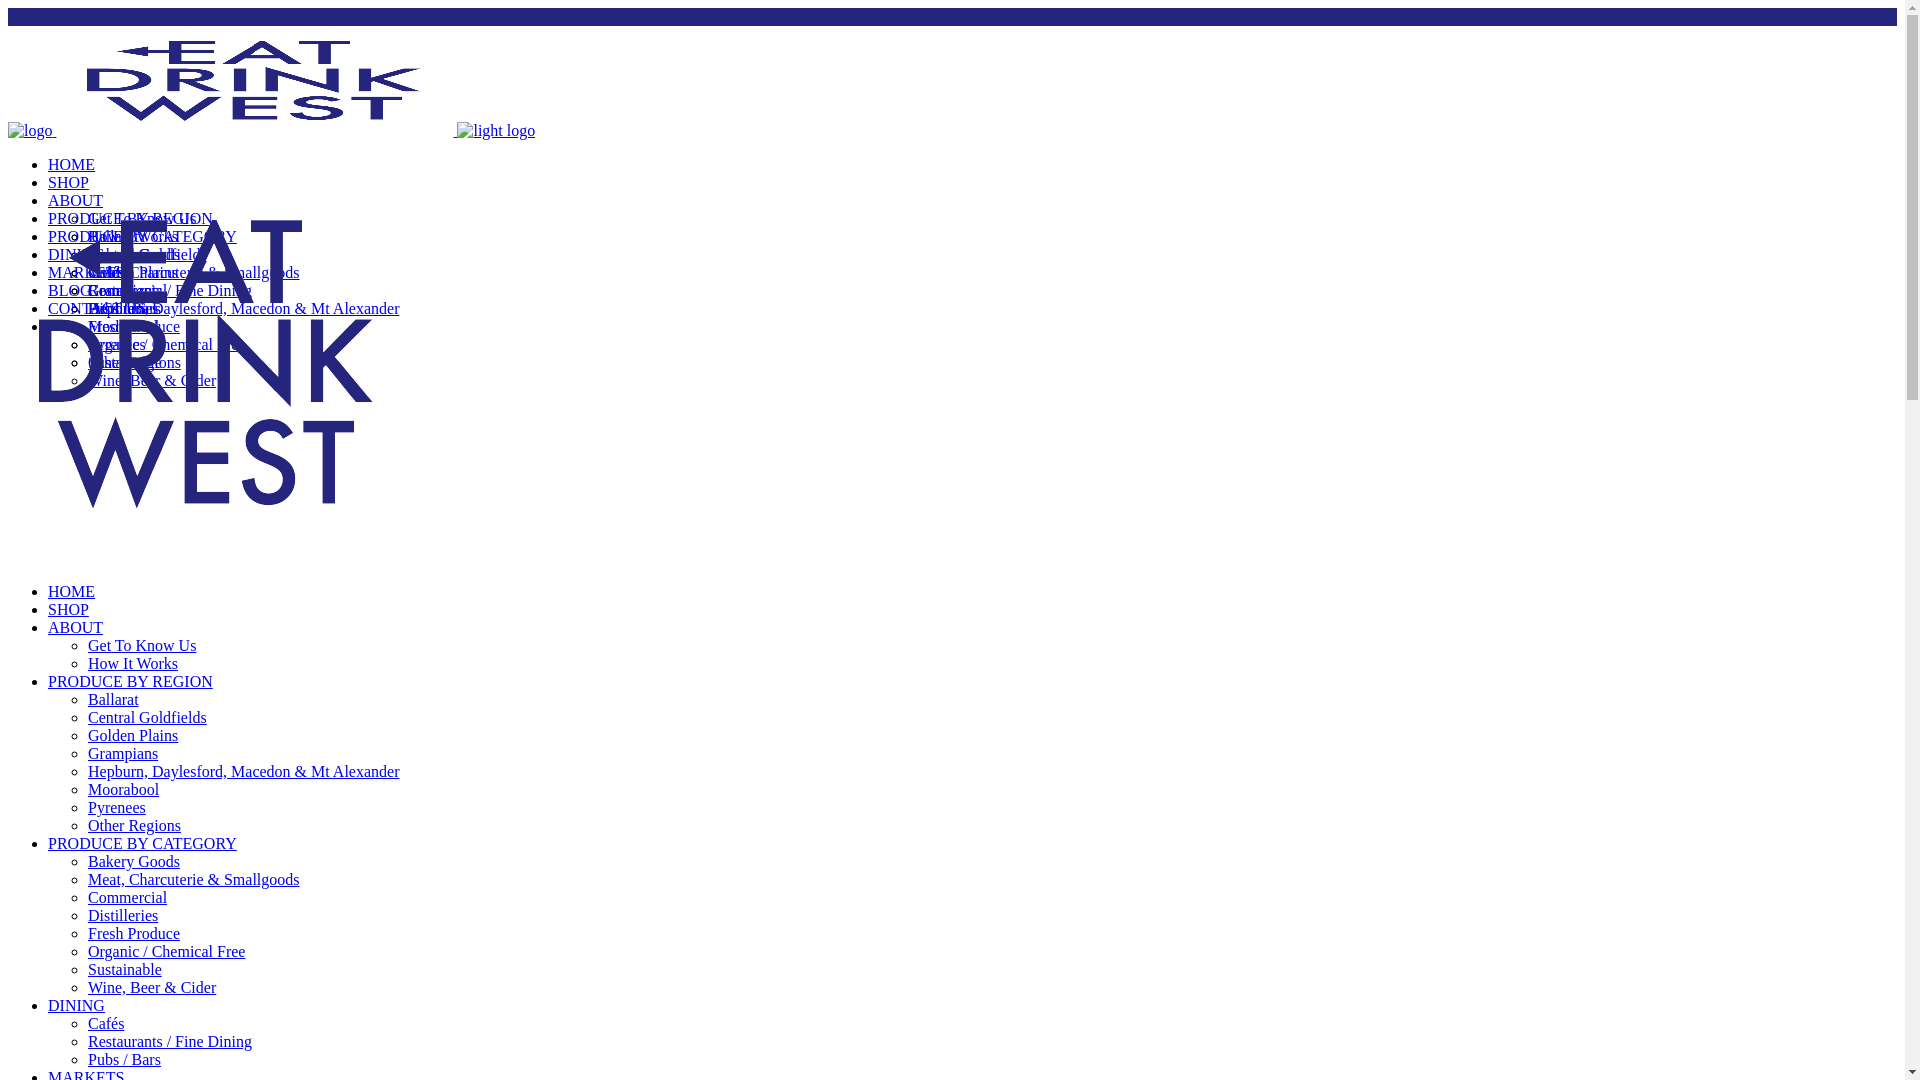  Describe the element at coordinates (126, 896) in the screenshot. I see `'Commercial'` at that location.